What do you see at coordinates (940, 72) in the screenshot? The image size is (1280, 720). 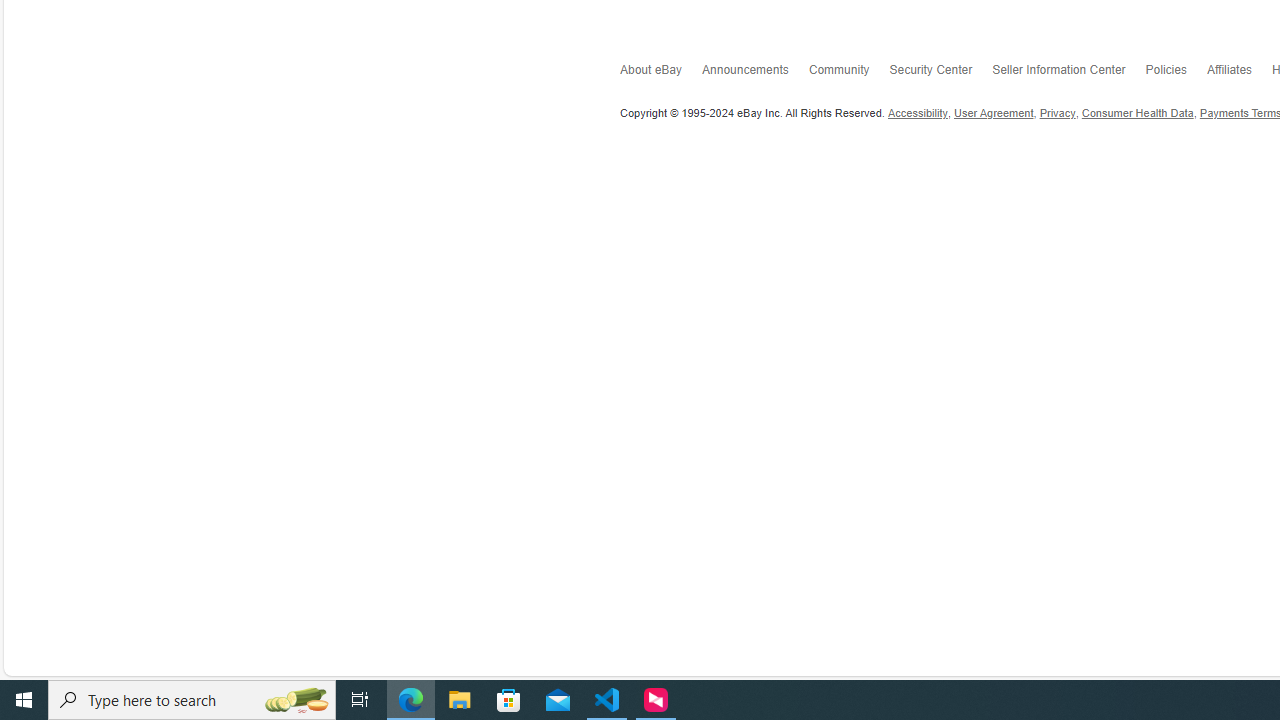 I see `'Security Center'` at bounding box center [940, 72].